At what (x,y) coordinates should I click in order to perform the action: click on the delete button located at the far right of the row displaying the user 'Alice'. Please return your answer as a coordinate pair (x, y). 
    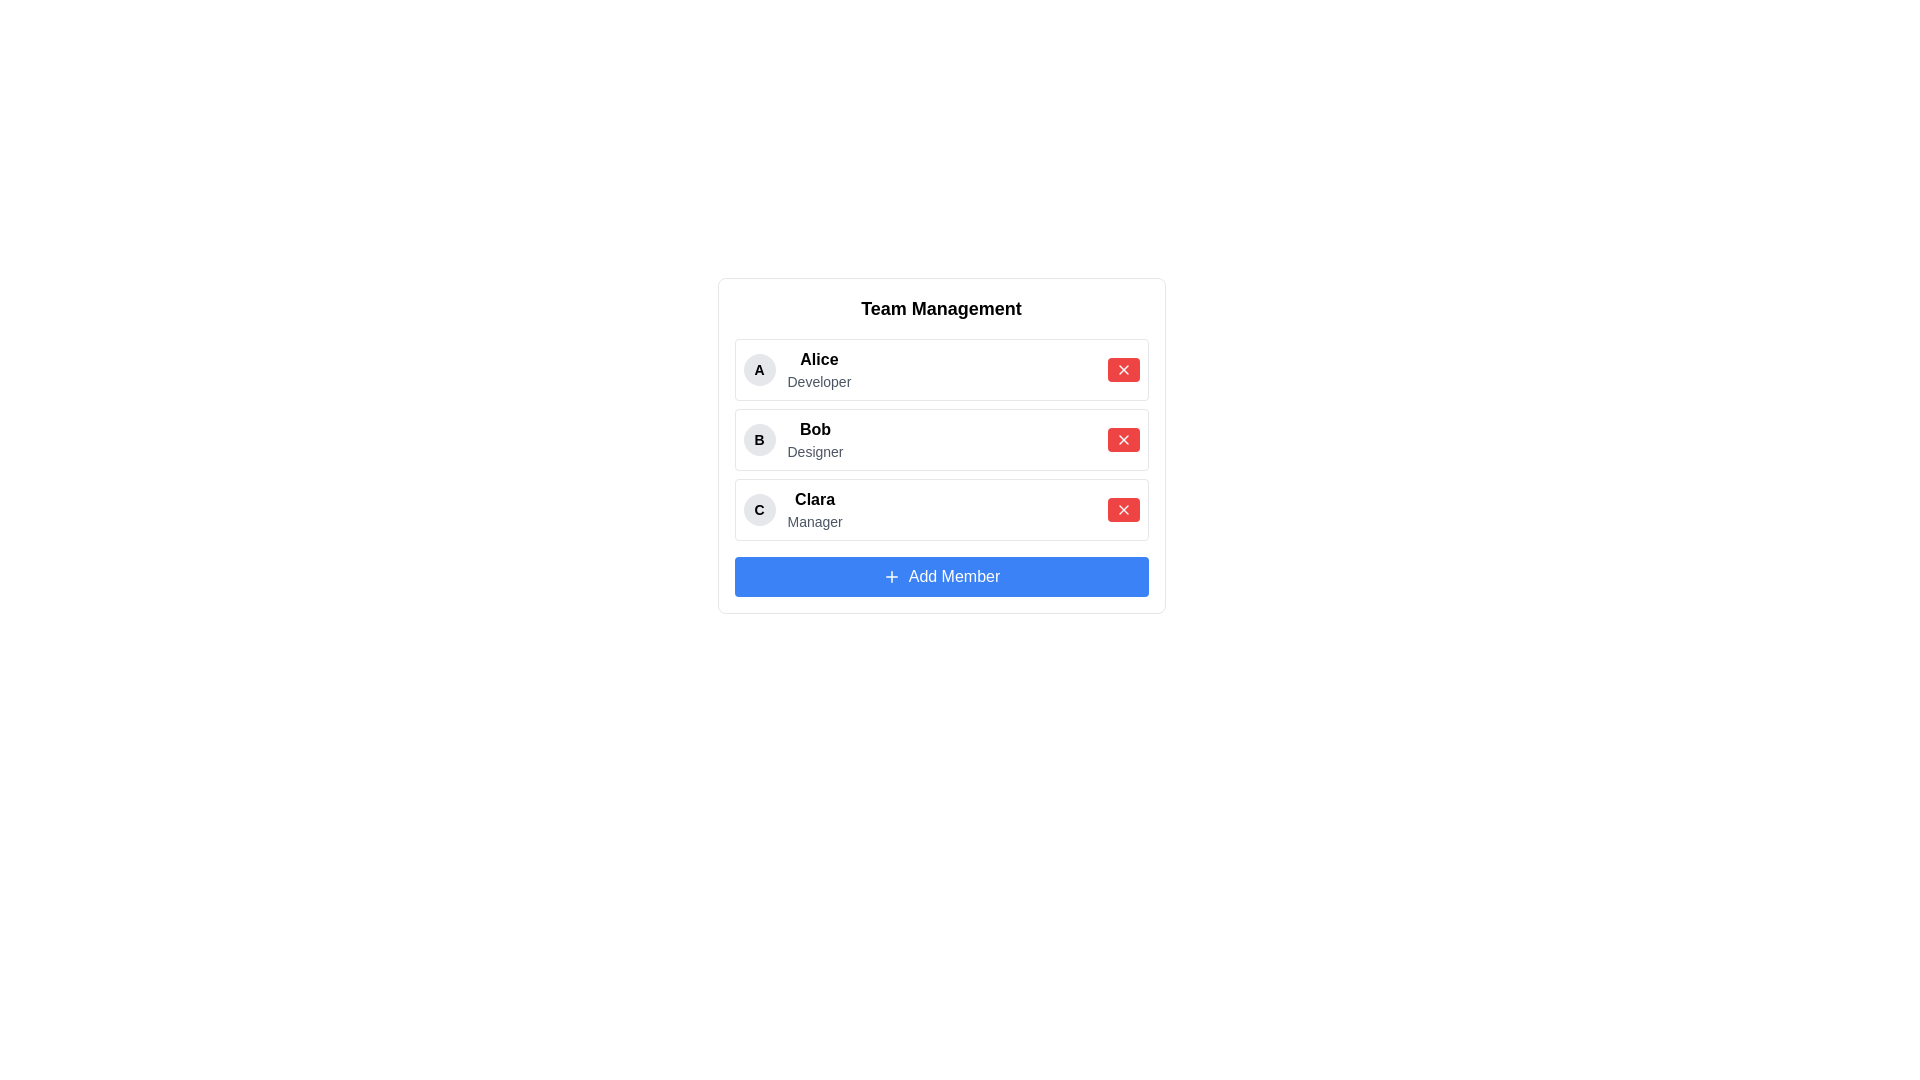
    Looking at the image, I should click on (1123, 370).